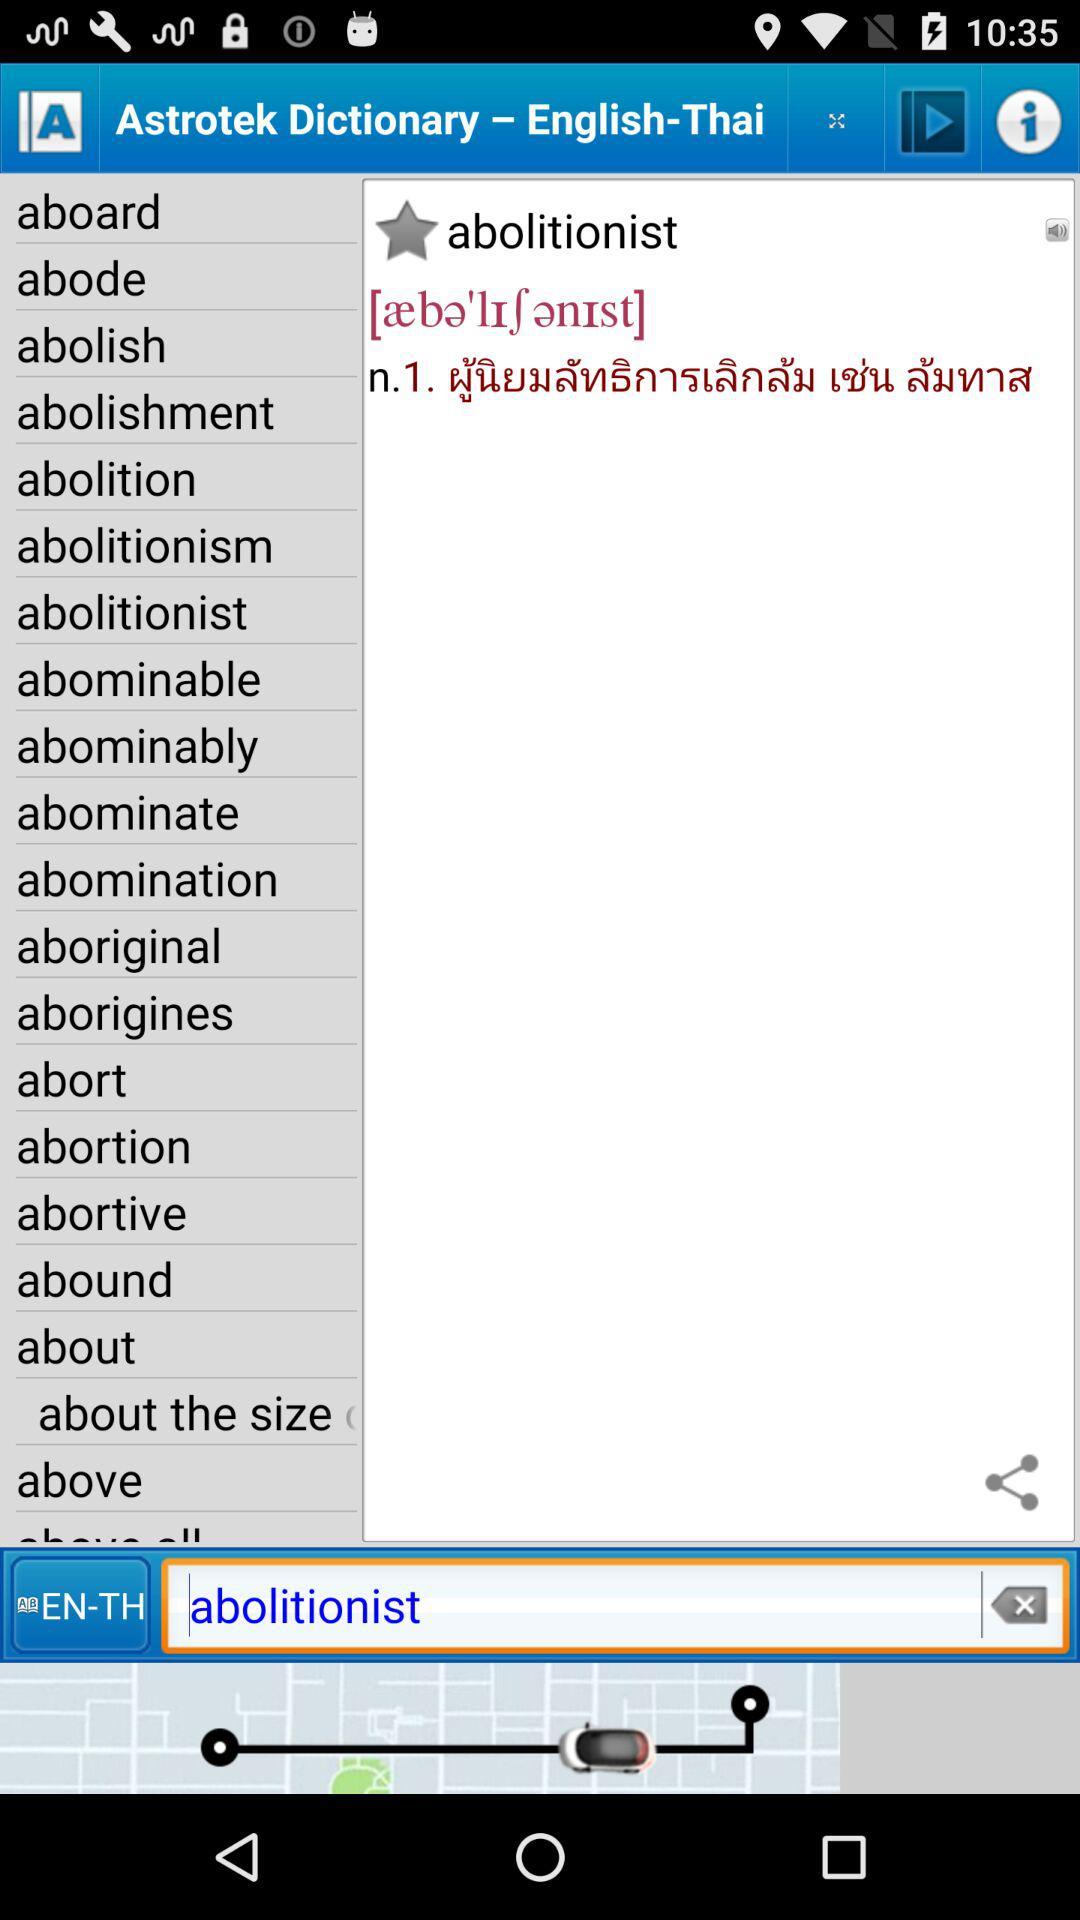  I want to click on delete text, so click(1017, 1604).